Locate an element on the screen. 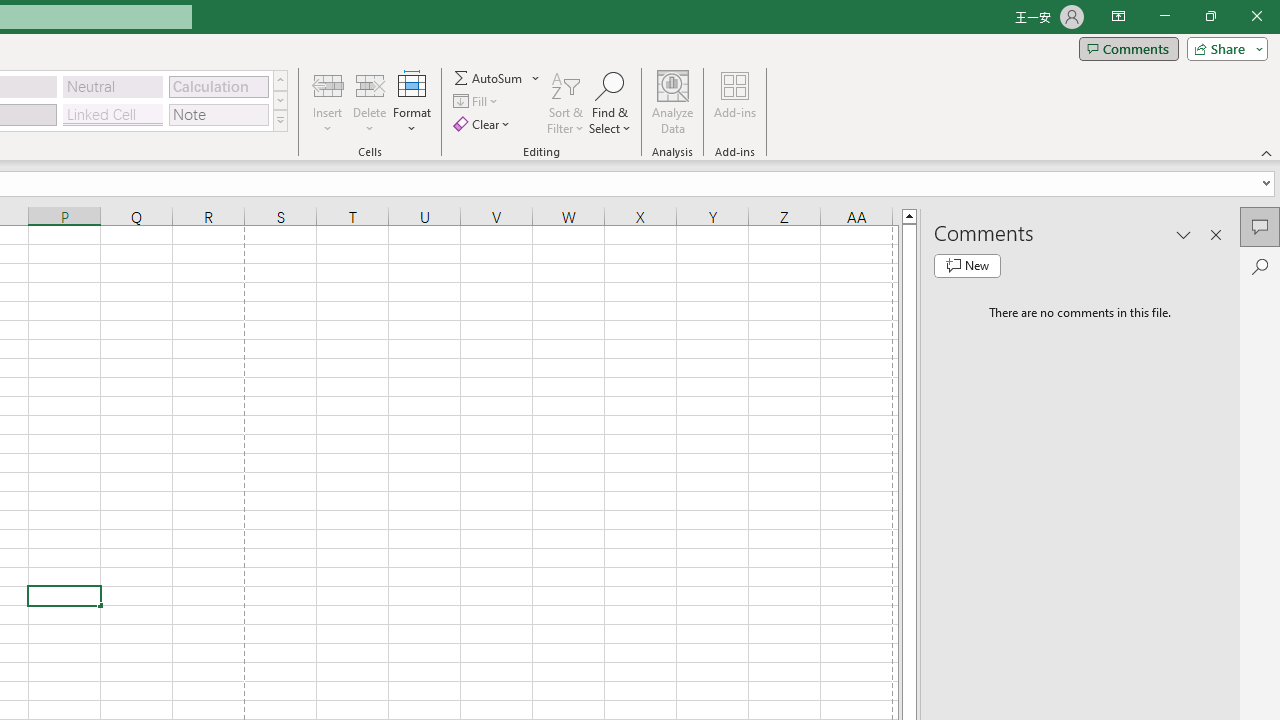 The width and height of the screenshot is (1280, 720). 'Clear' is located at coordinates (483, 124).